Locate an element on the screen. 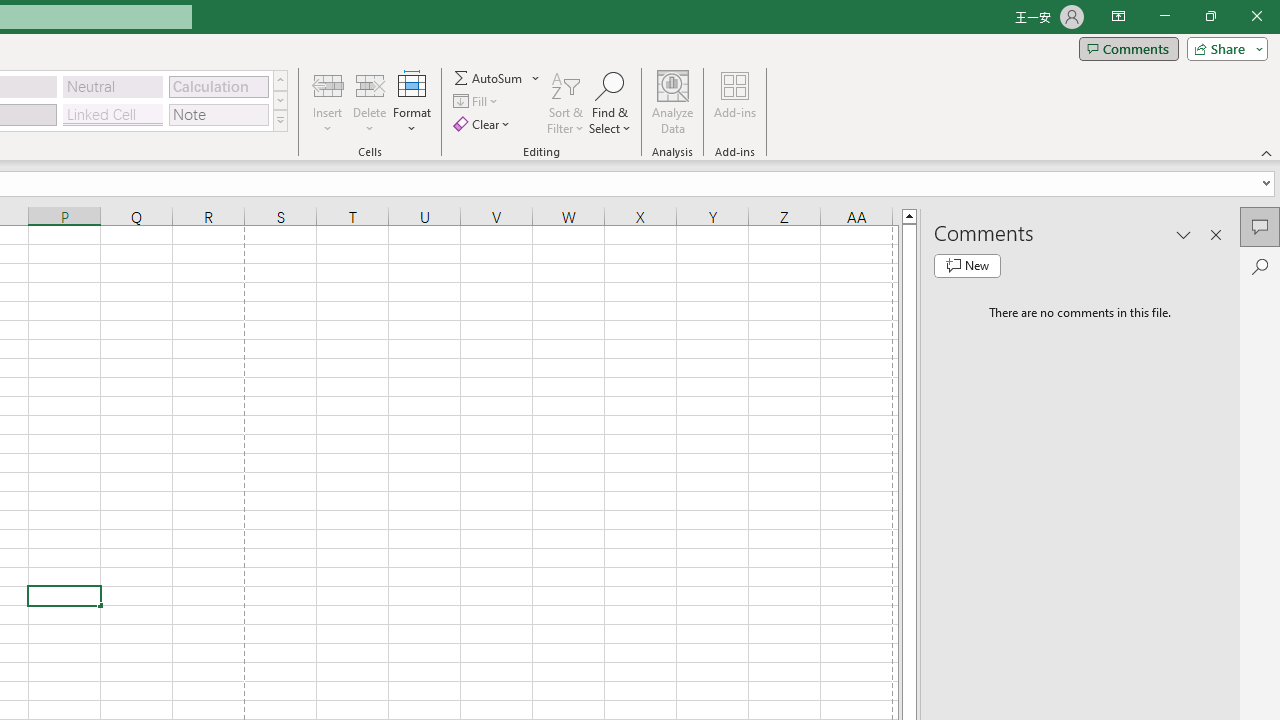 The width and height of the screenshot is (1280, 720). 'Clear' is located at coordinates (483, 124).